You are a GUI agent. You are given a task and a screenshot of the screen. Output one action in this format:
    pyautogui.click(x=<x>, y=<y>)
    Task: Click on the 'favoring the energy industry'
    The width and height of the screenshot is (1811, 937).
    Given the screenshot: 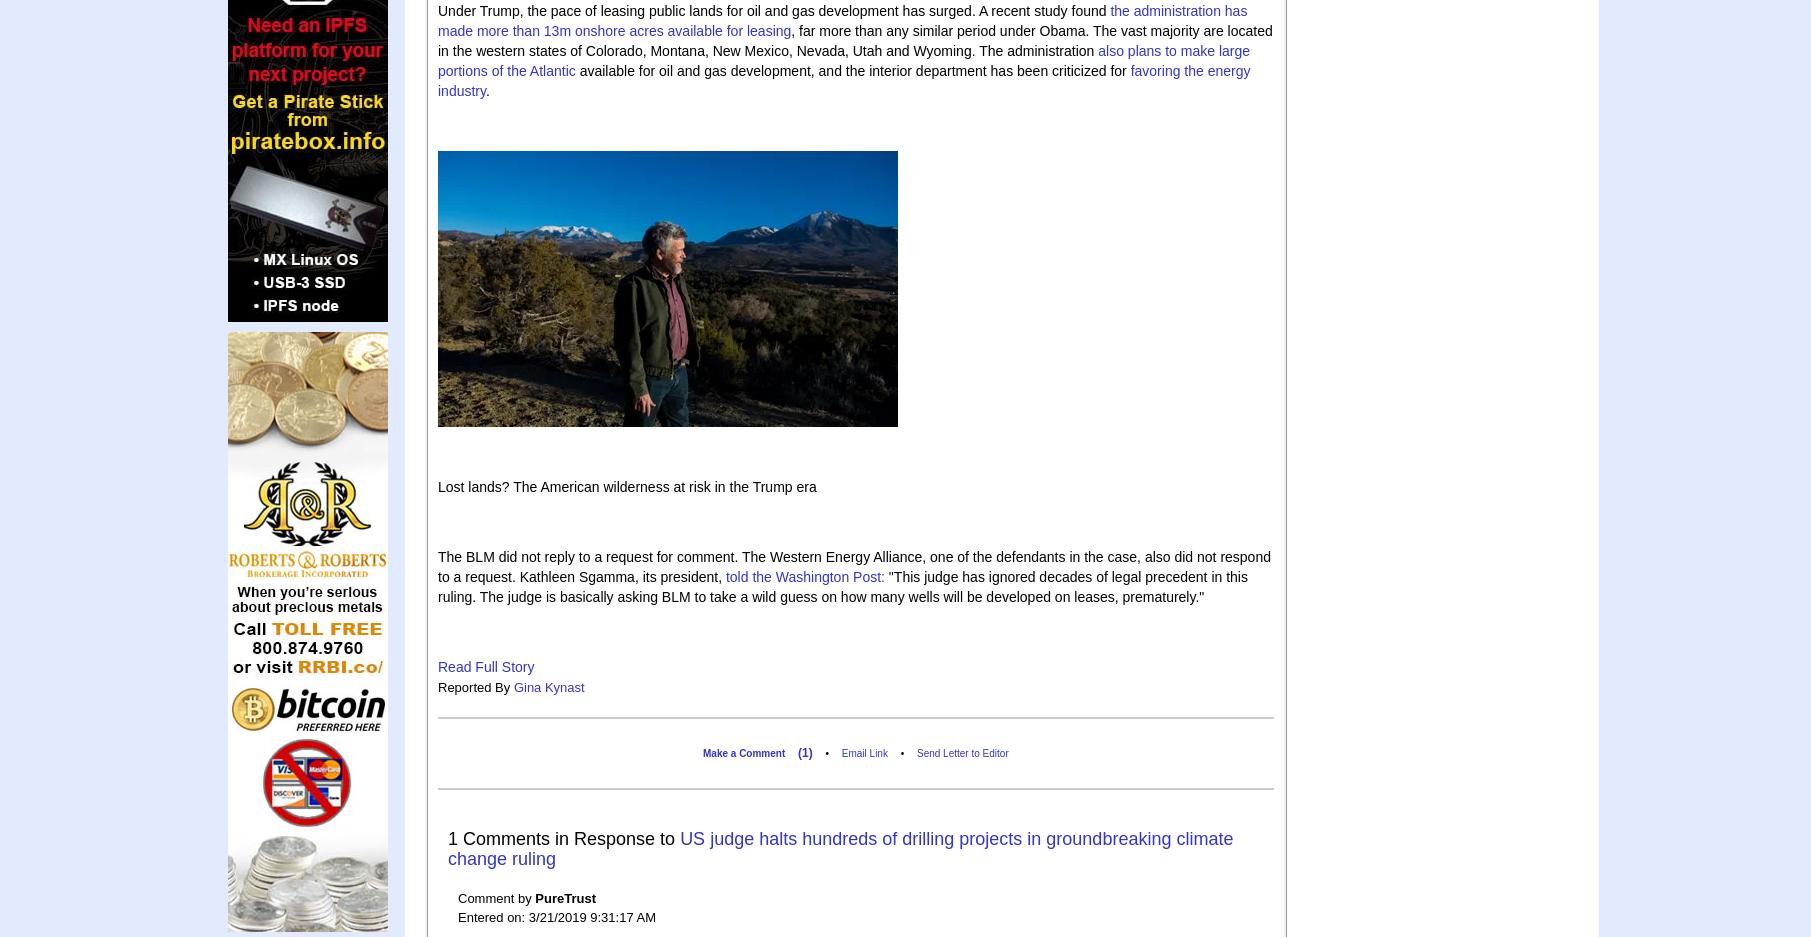 What is the action you would take?
    pyautogui.click(x=843, y=79)
    